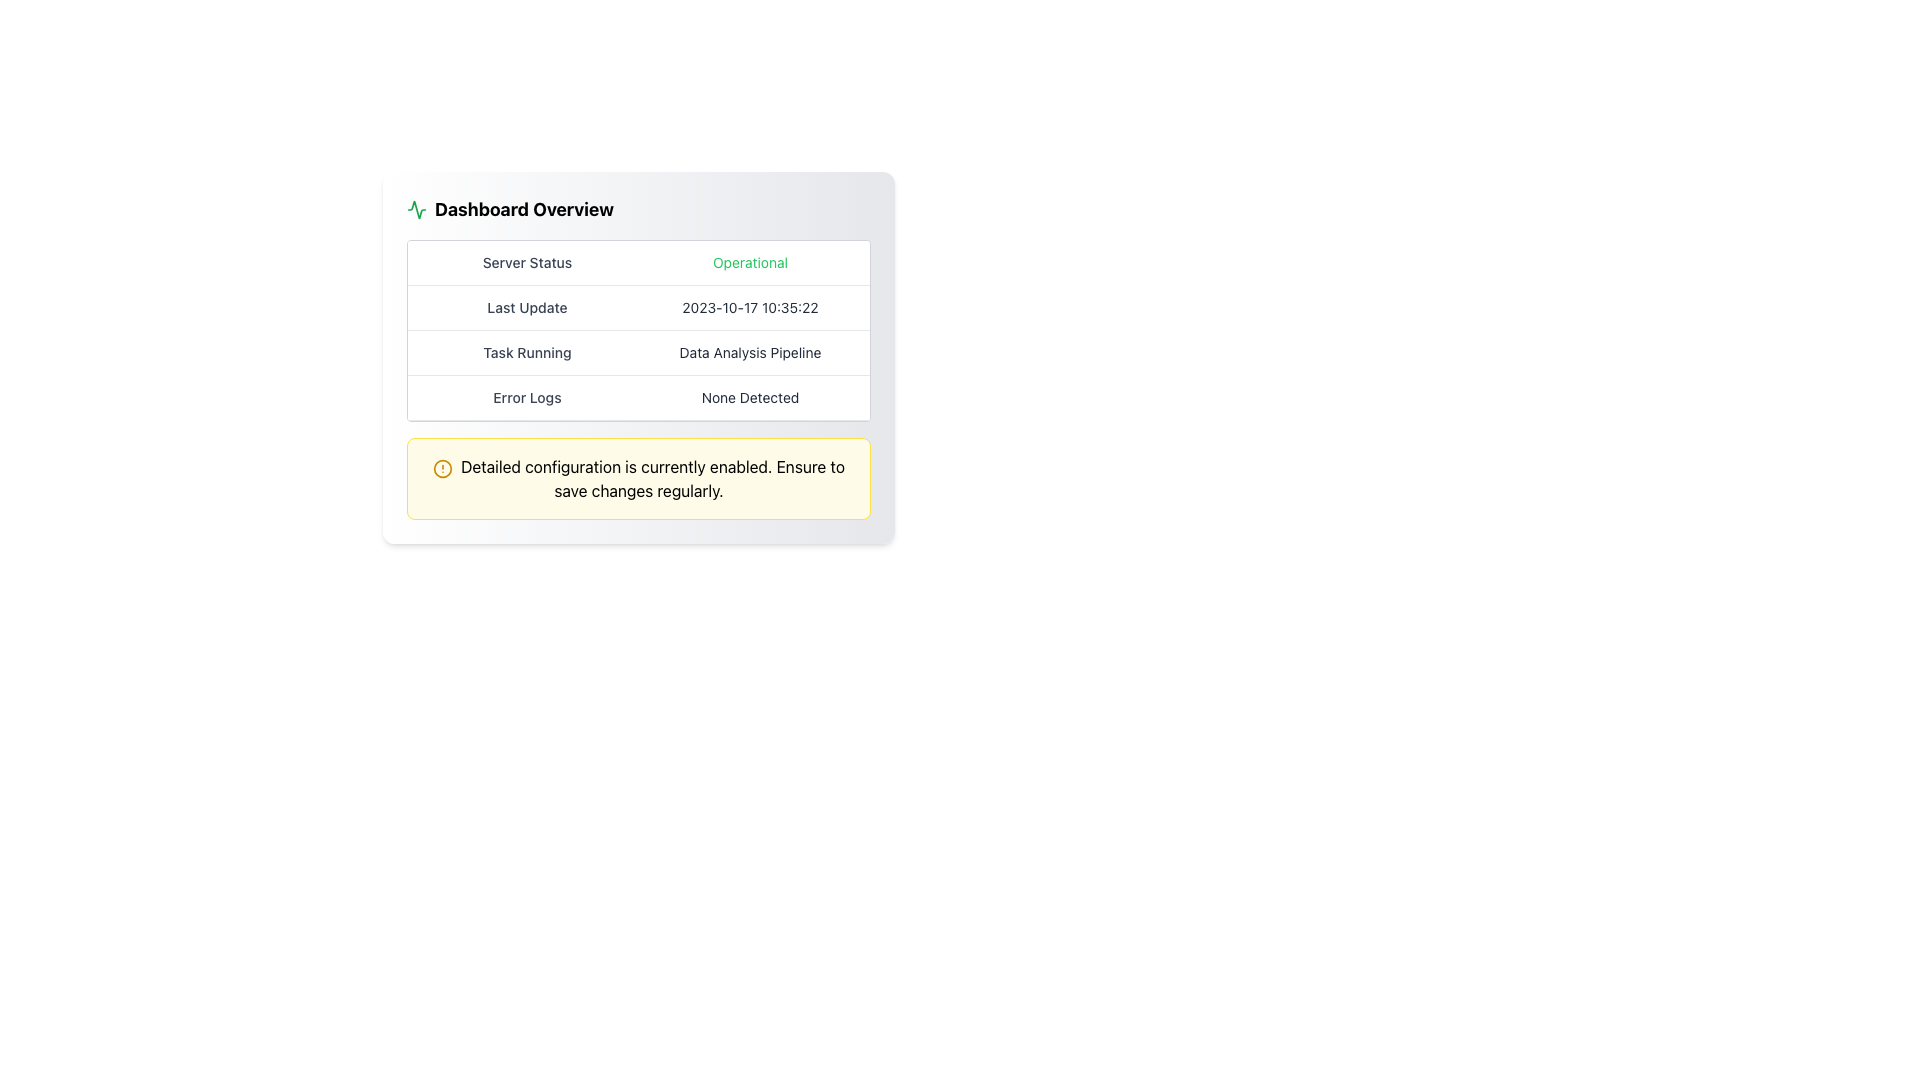  I want to click on the Circle graphic component located at the lower section of the notification box, which serves as a visual indicator for status or alert, so click(441, 468).